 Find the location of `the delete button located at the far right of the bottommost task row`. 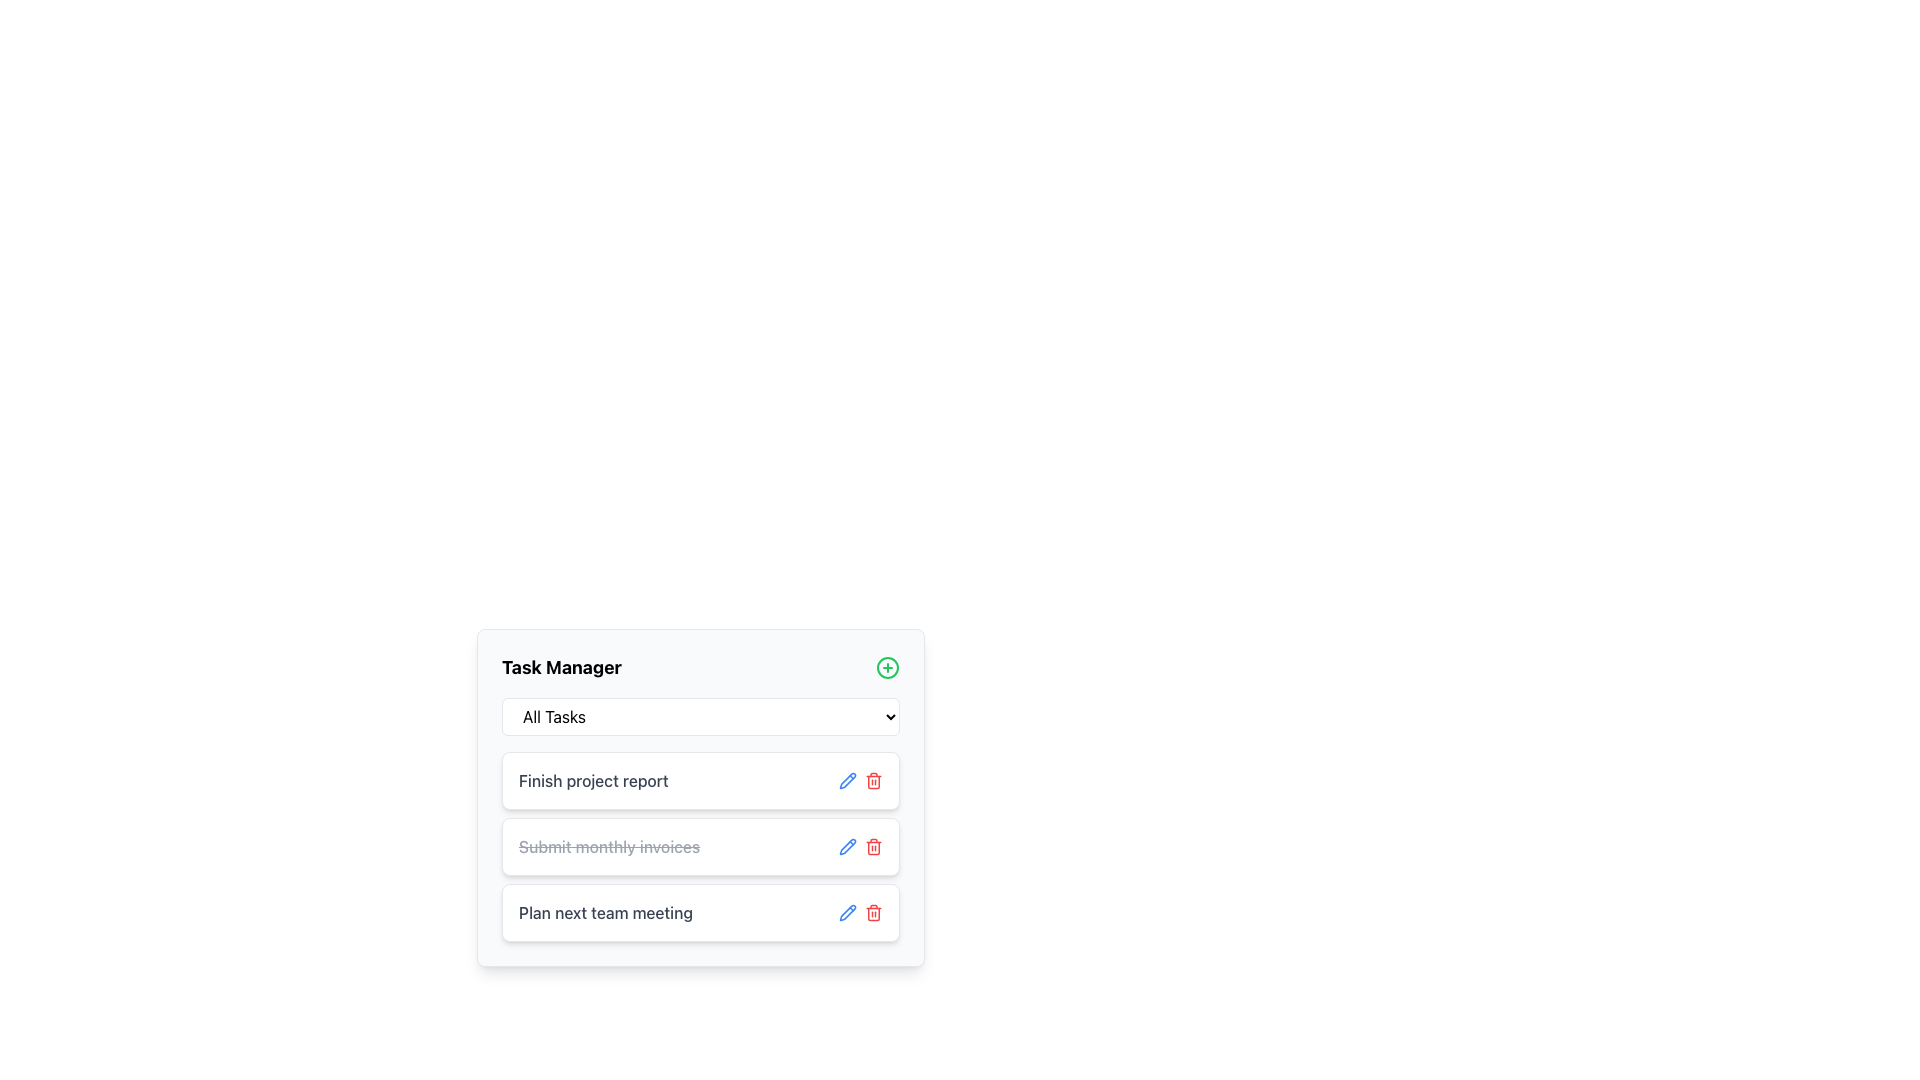

the delete button located at the far right of the bottommost task row is located at coordinates (860, 913).